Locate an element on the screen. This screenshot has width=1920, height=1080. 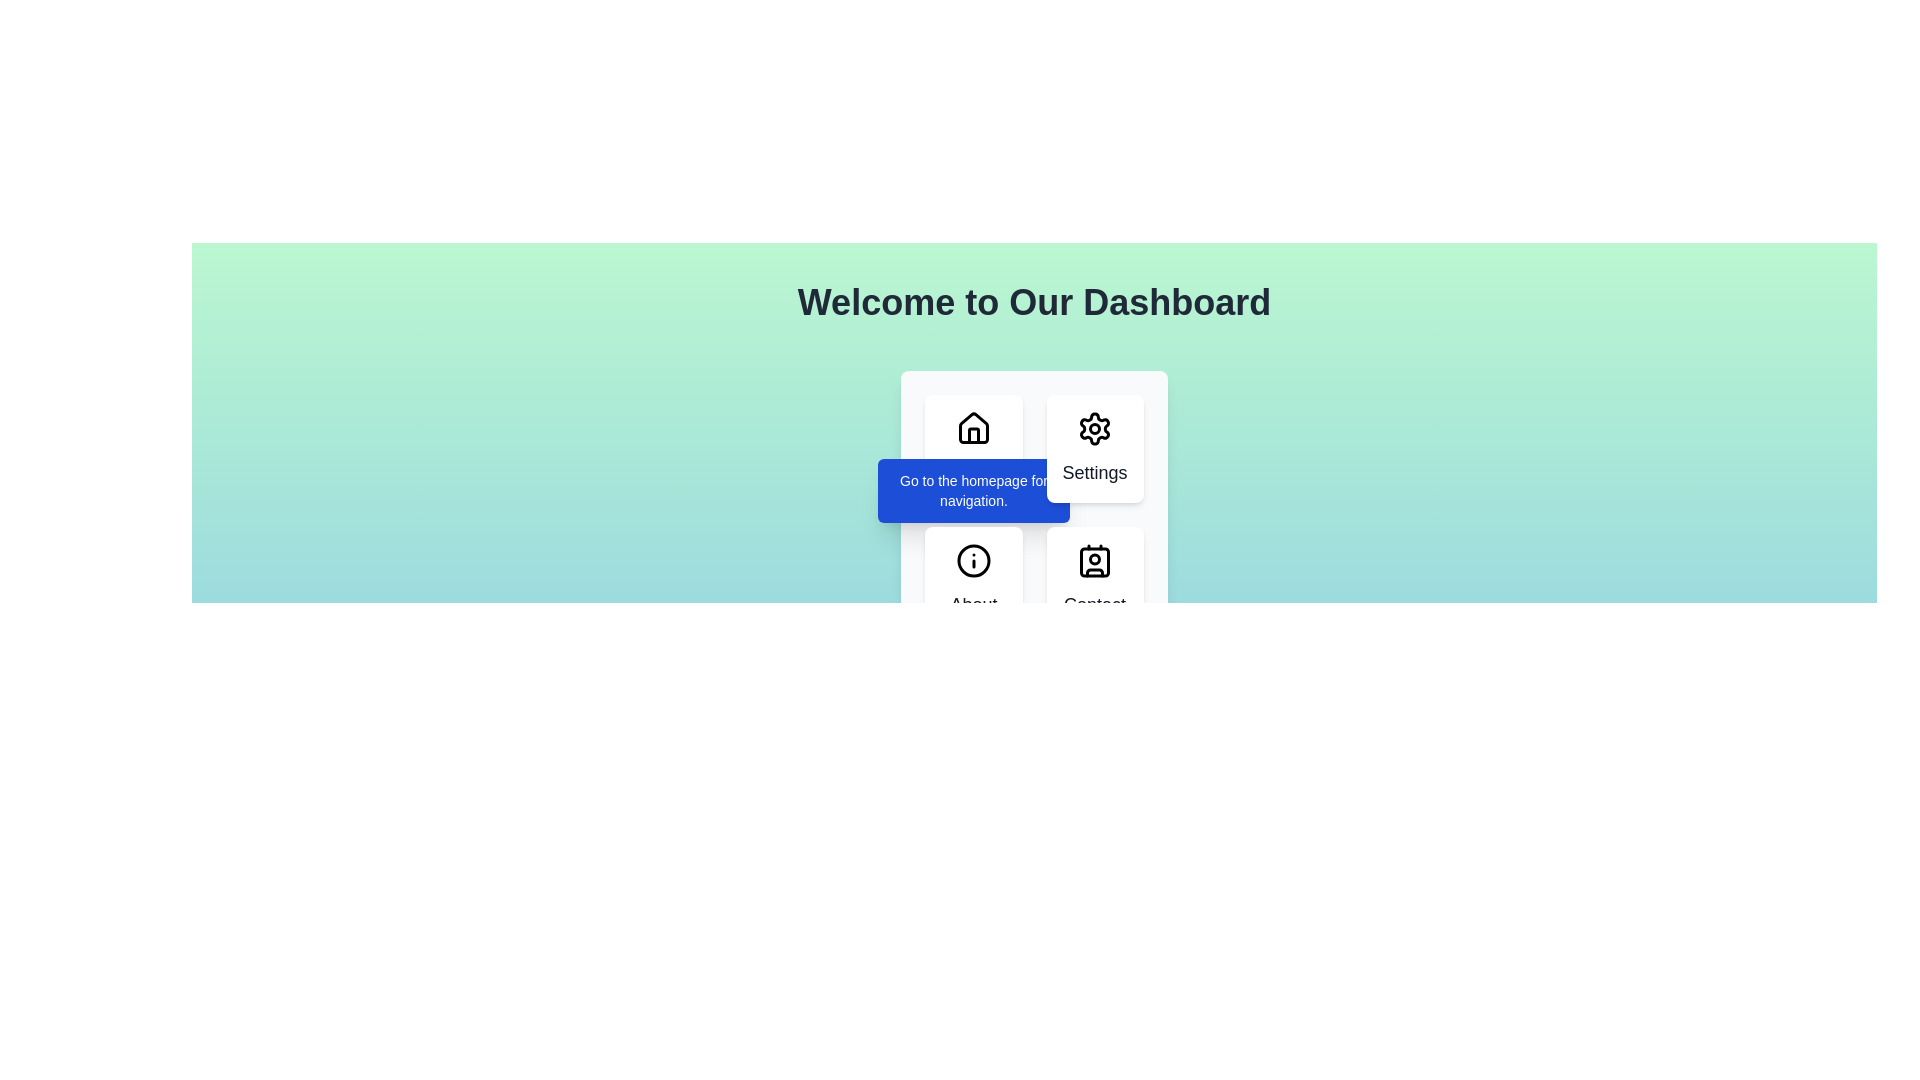
the black-bordered circle element of the info icon located in the lower-left quadrant of the dashboard interface is located at coordinates (974, 560).